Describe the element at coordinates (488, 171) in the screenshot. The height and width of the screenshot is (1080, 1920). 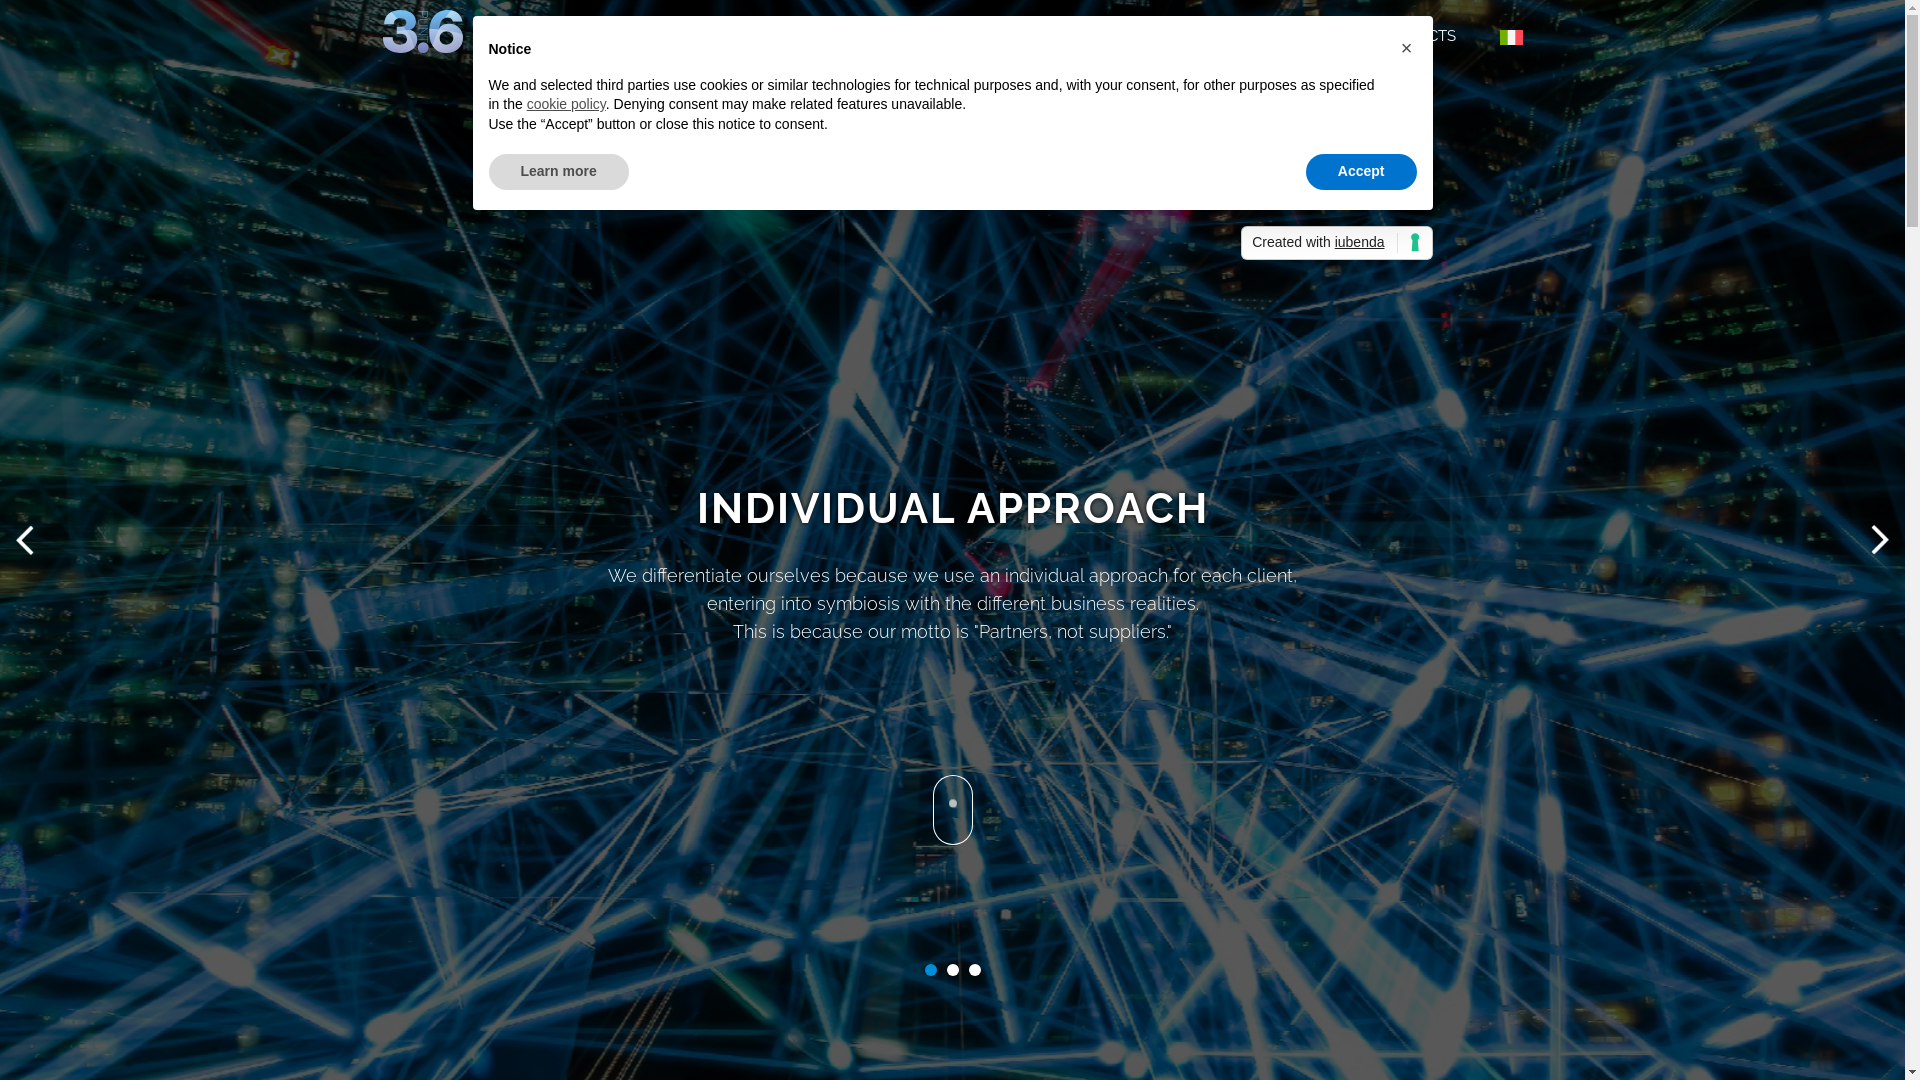
I see `'Learn more'` at that location.